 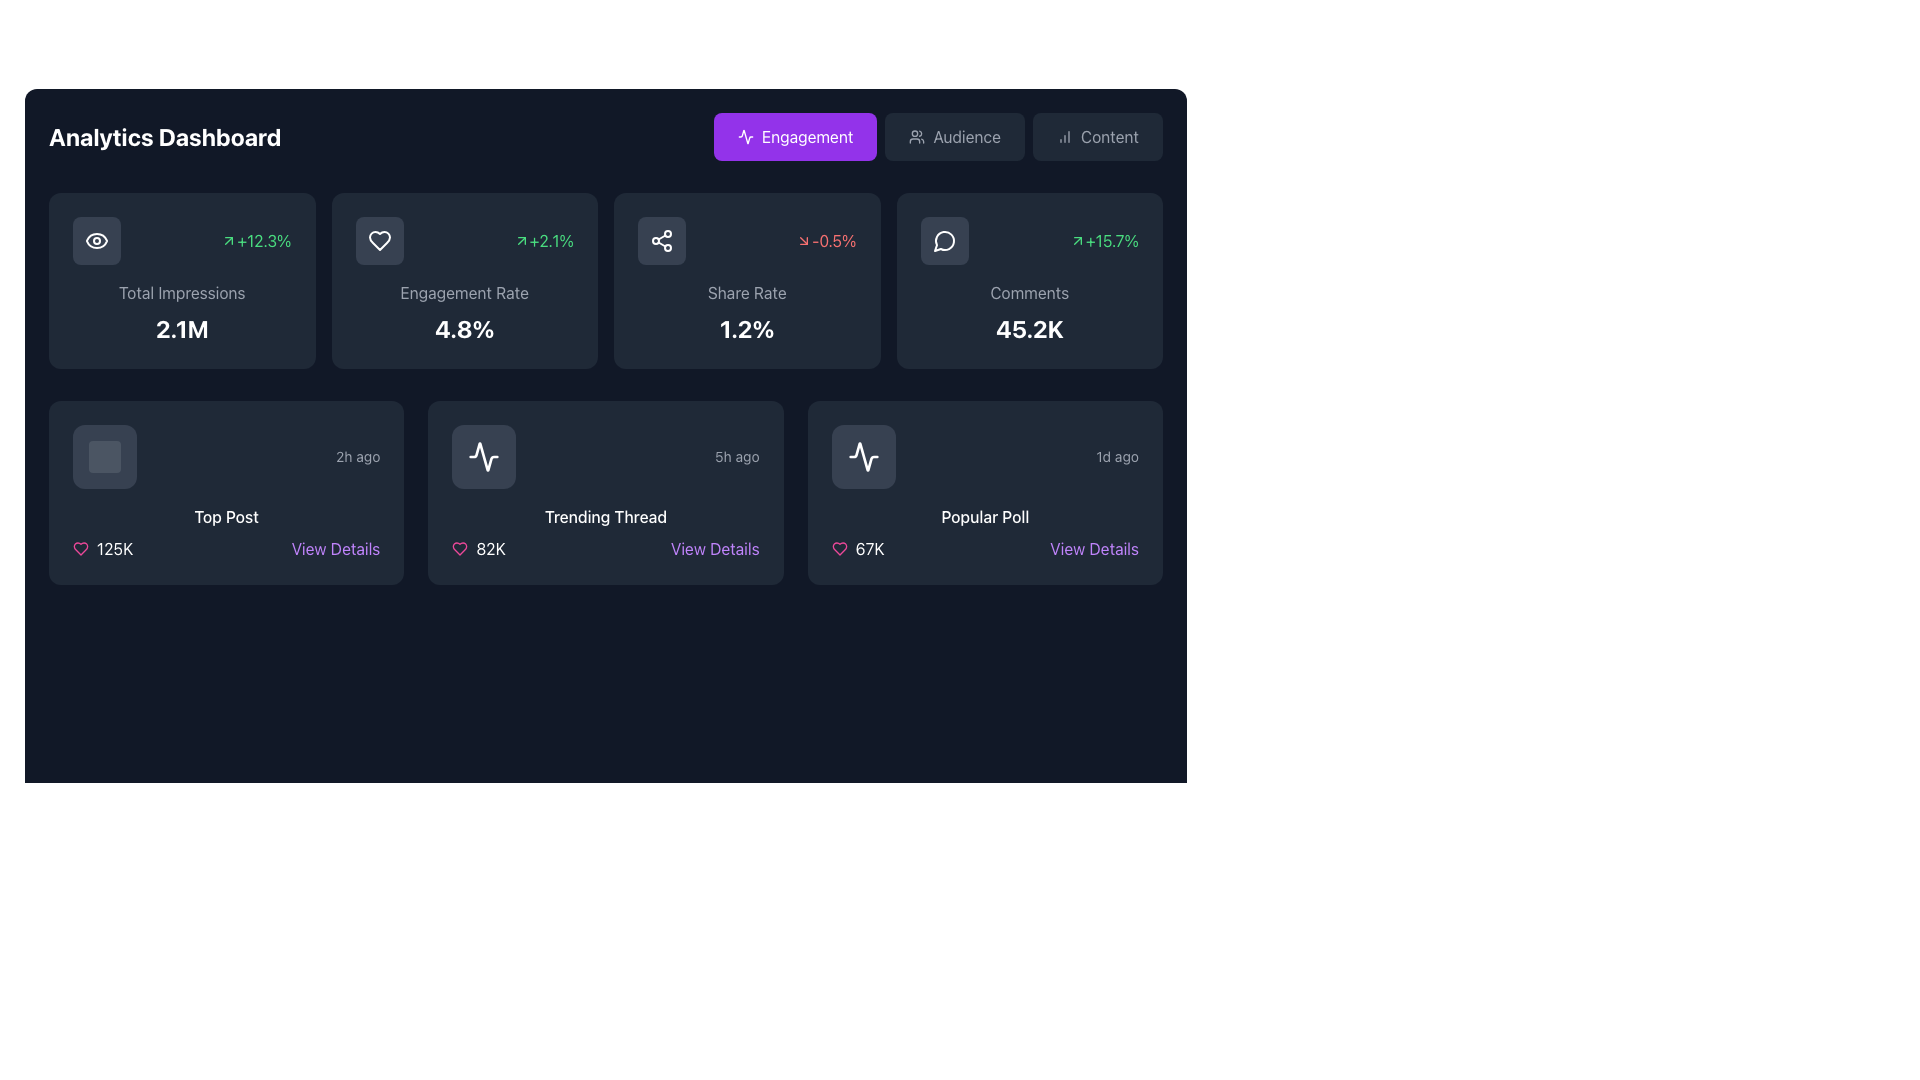 What do you see at coordinates (484, 456) in the screenshot?
I see `the stylized waveform SVG Icon located in the middle of the second row under the Analytics Dashboard labeled 'Trending Thread'` at bounding box center [484, 456].